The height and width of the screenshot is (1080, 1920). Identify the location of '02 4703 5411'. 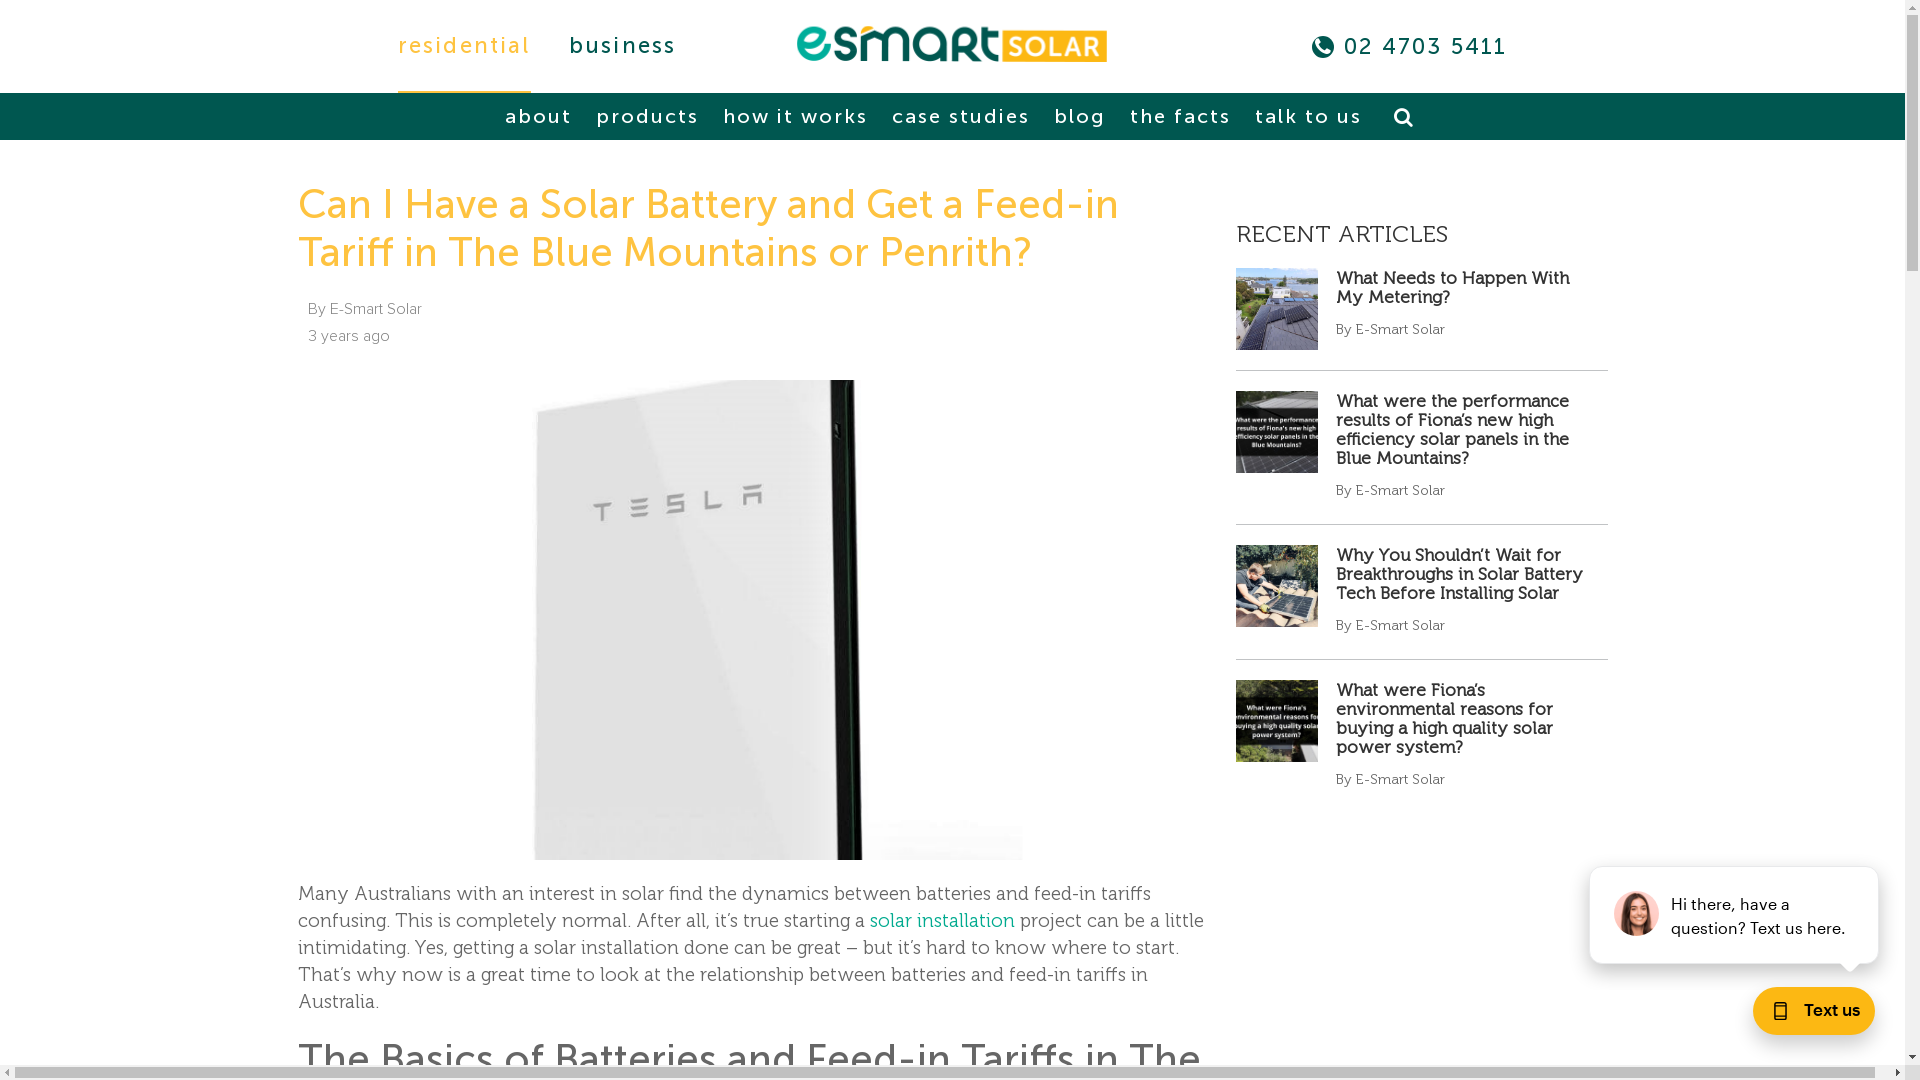
(1424, 45).